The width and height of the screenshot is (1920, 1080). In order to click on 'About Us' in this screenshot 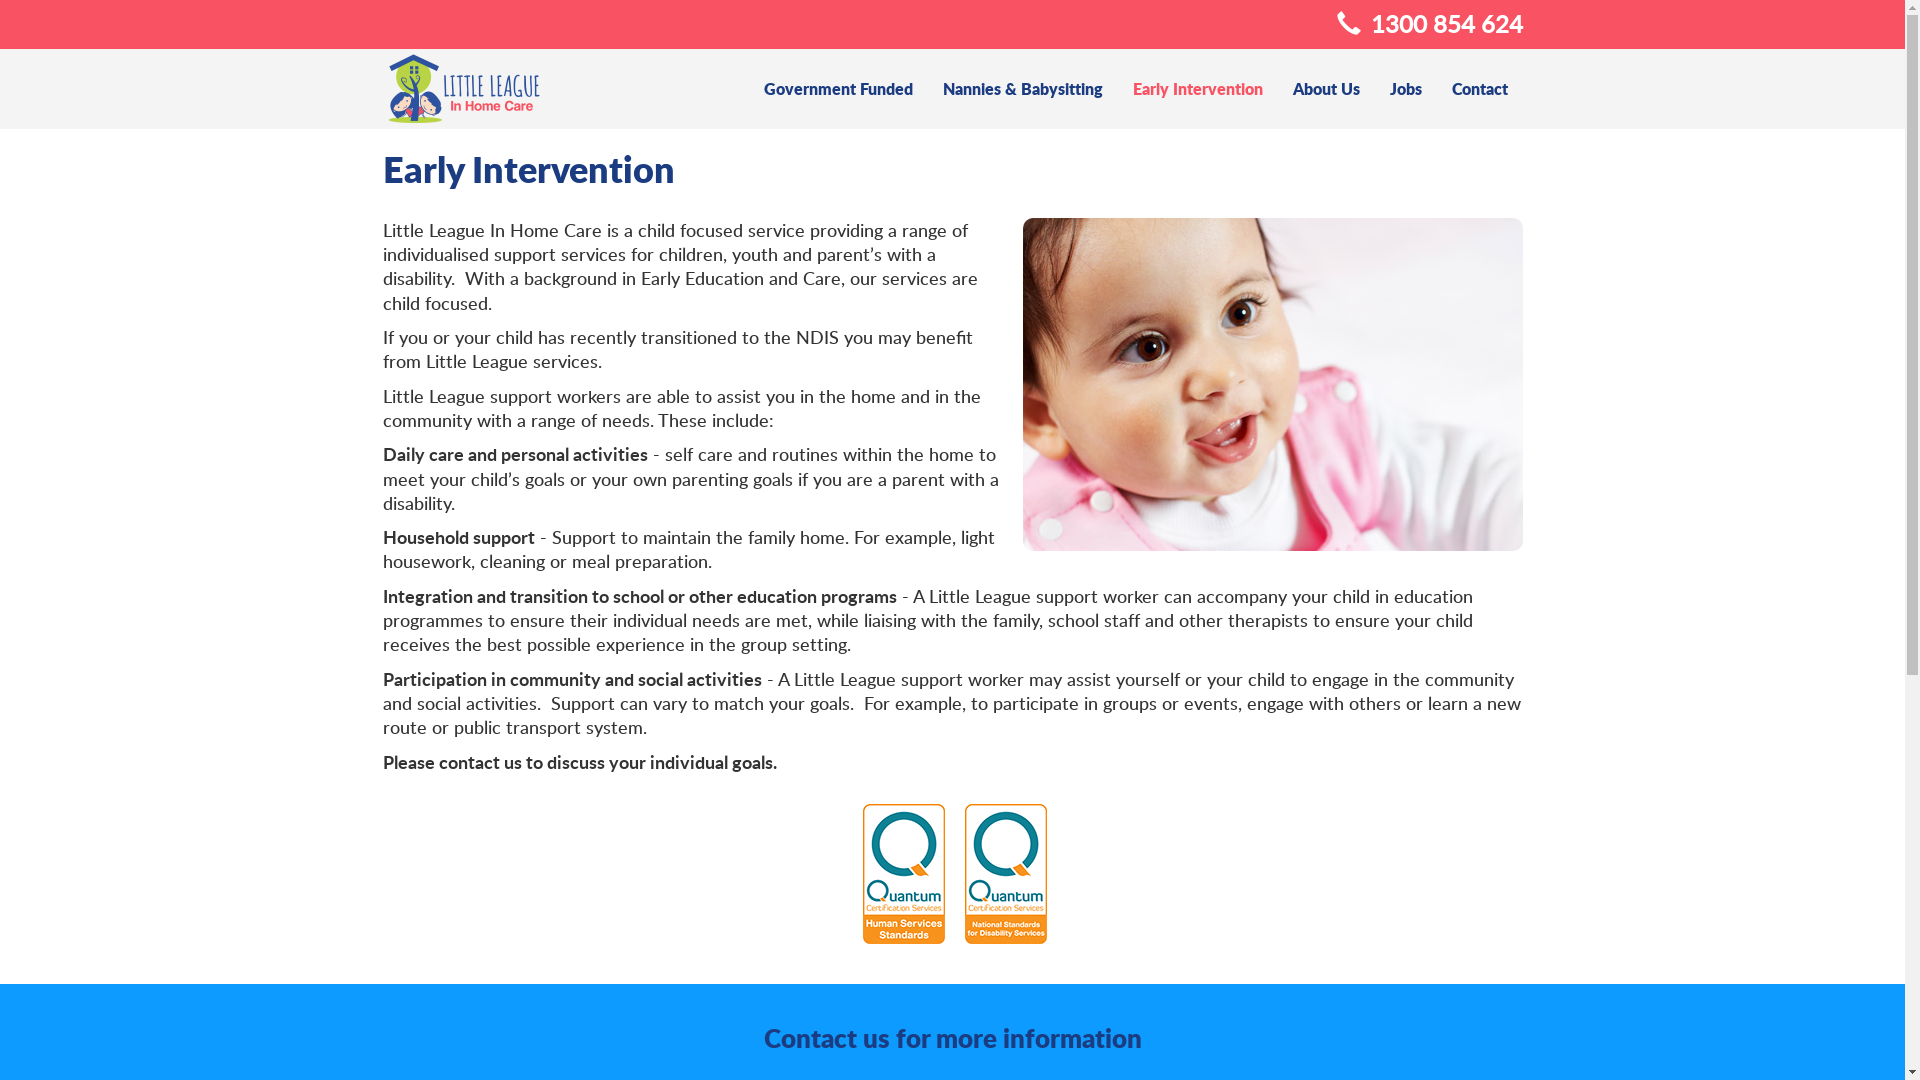, I will do `click(1326, 87)`.